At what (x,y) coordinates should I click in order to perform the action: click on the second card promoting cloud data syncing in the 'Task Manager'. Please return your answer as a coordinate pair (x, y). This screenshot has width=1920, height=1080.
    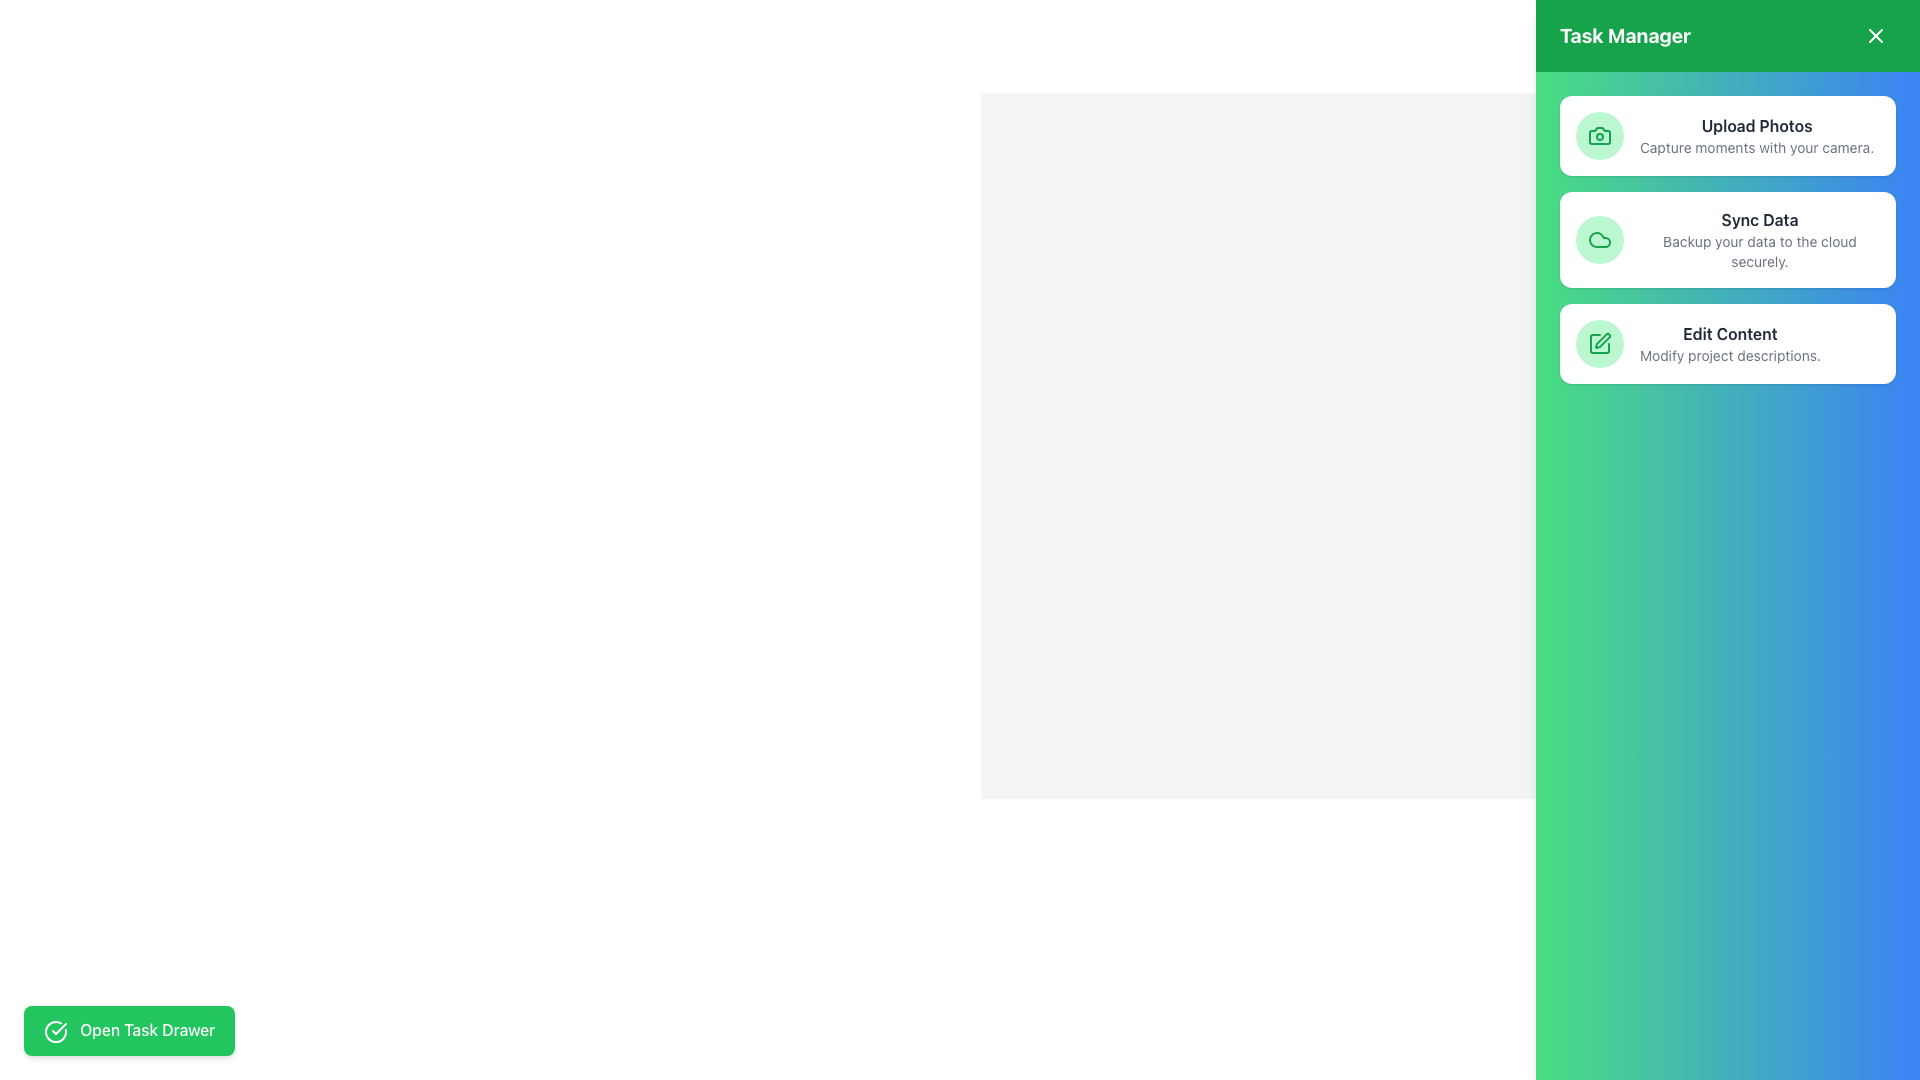
    Looking at the image, I should click on (1727, 238).